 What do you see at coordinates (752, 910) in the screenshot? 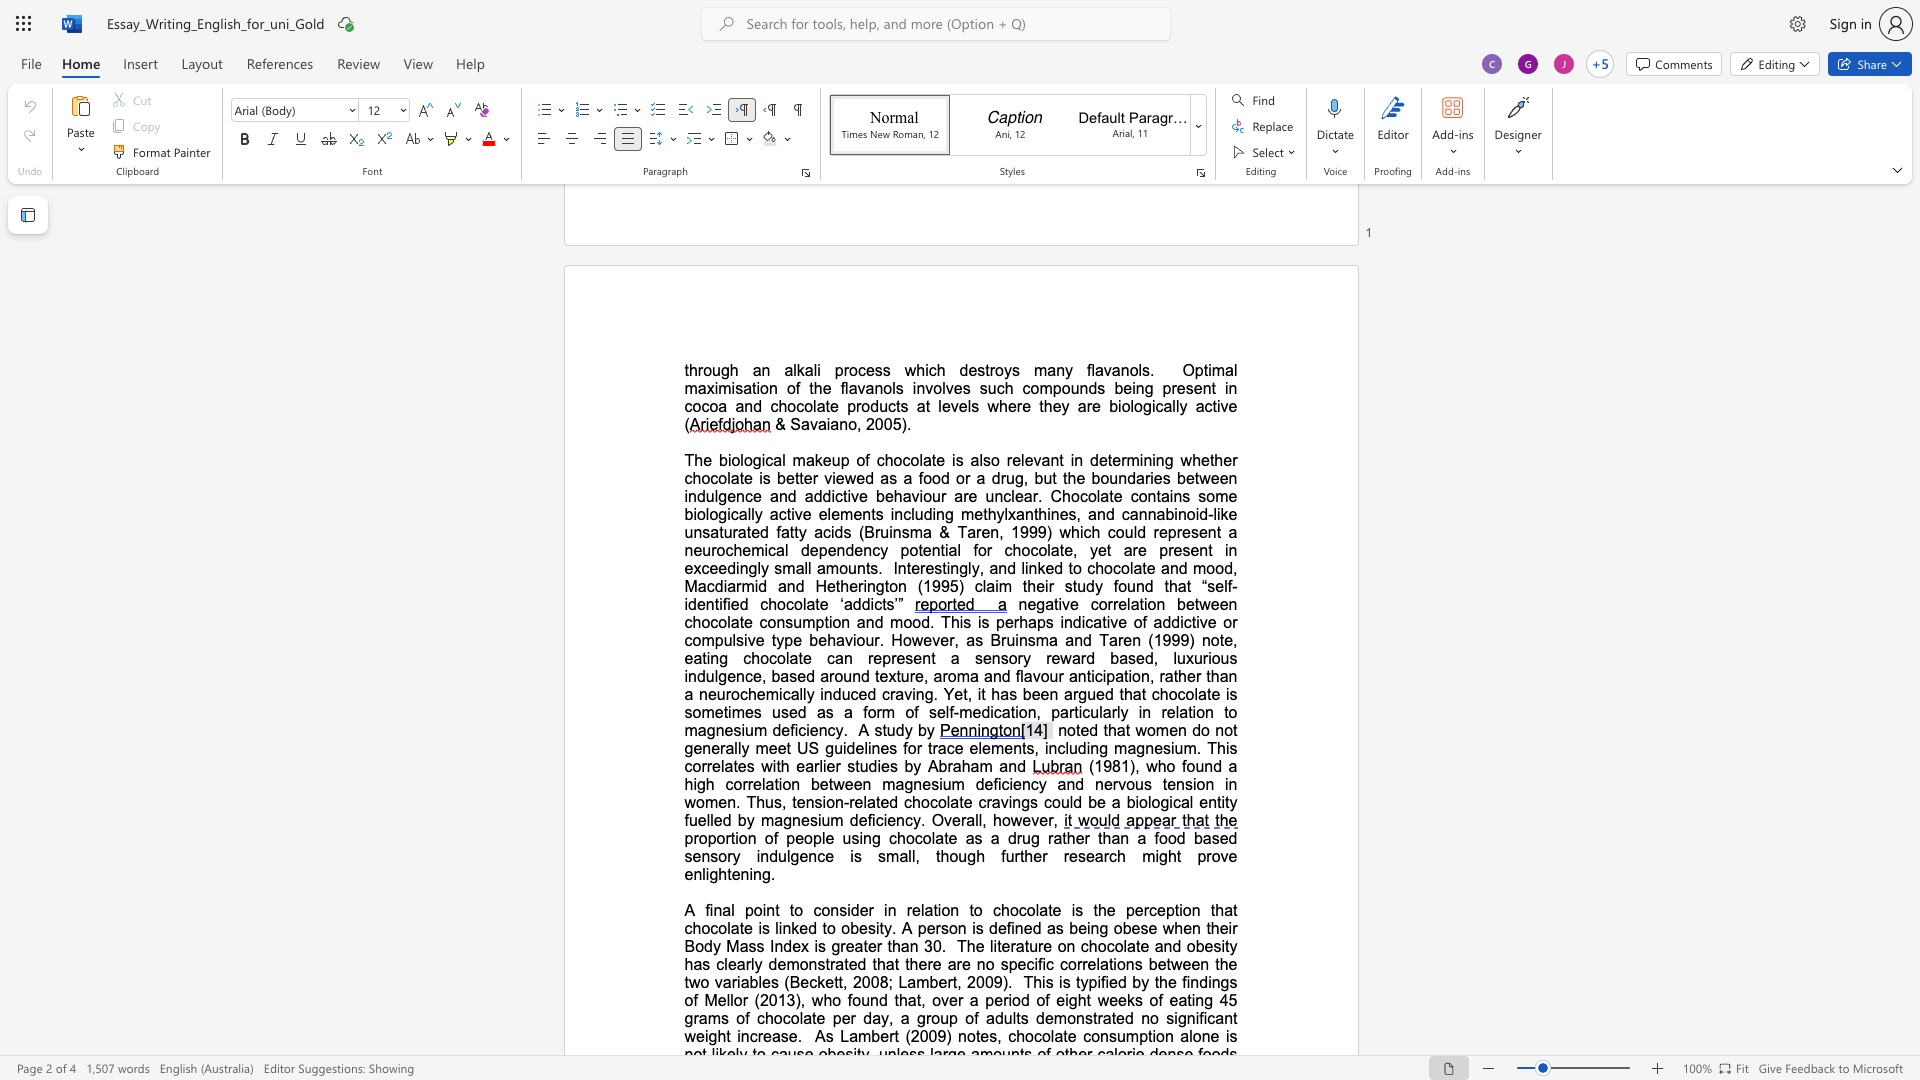
I see `the space between the continuous character "p" and "o" in the text` at bounding box center [752, 910].